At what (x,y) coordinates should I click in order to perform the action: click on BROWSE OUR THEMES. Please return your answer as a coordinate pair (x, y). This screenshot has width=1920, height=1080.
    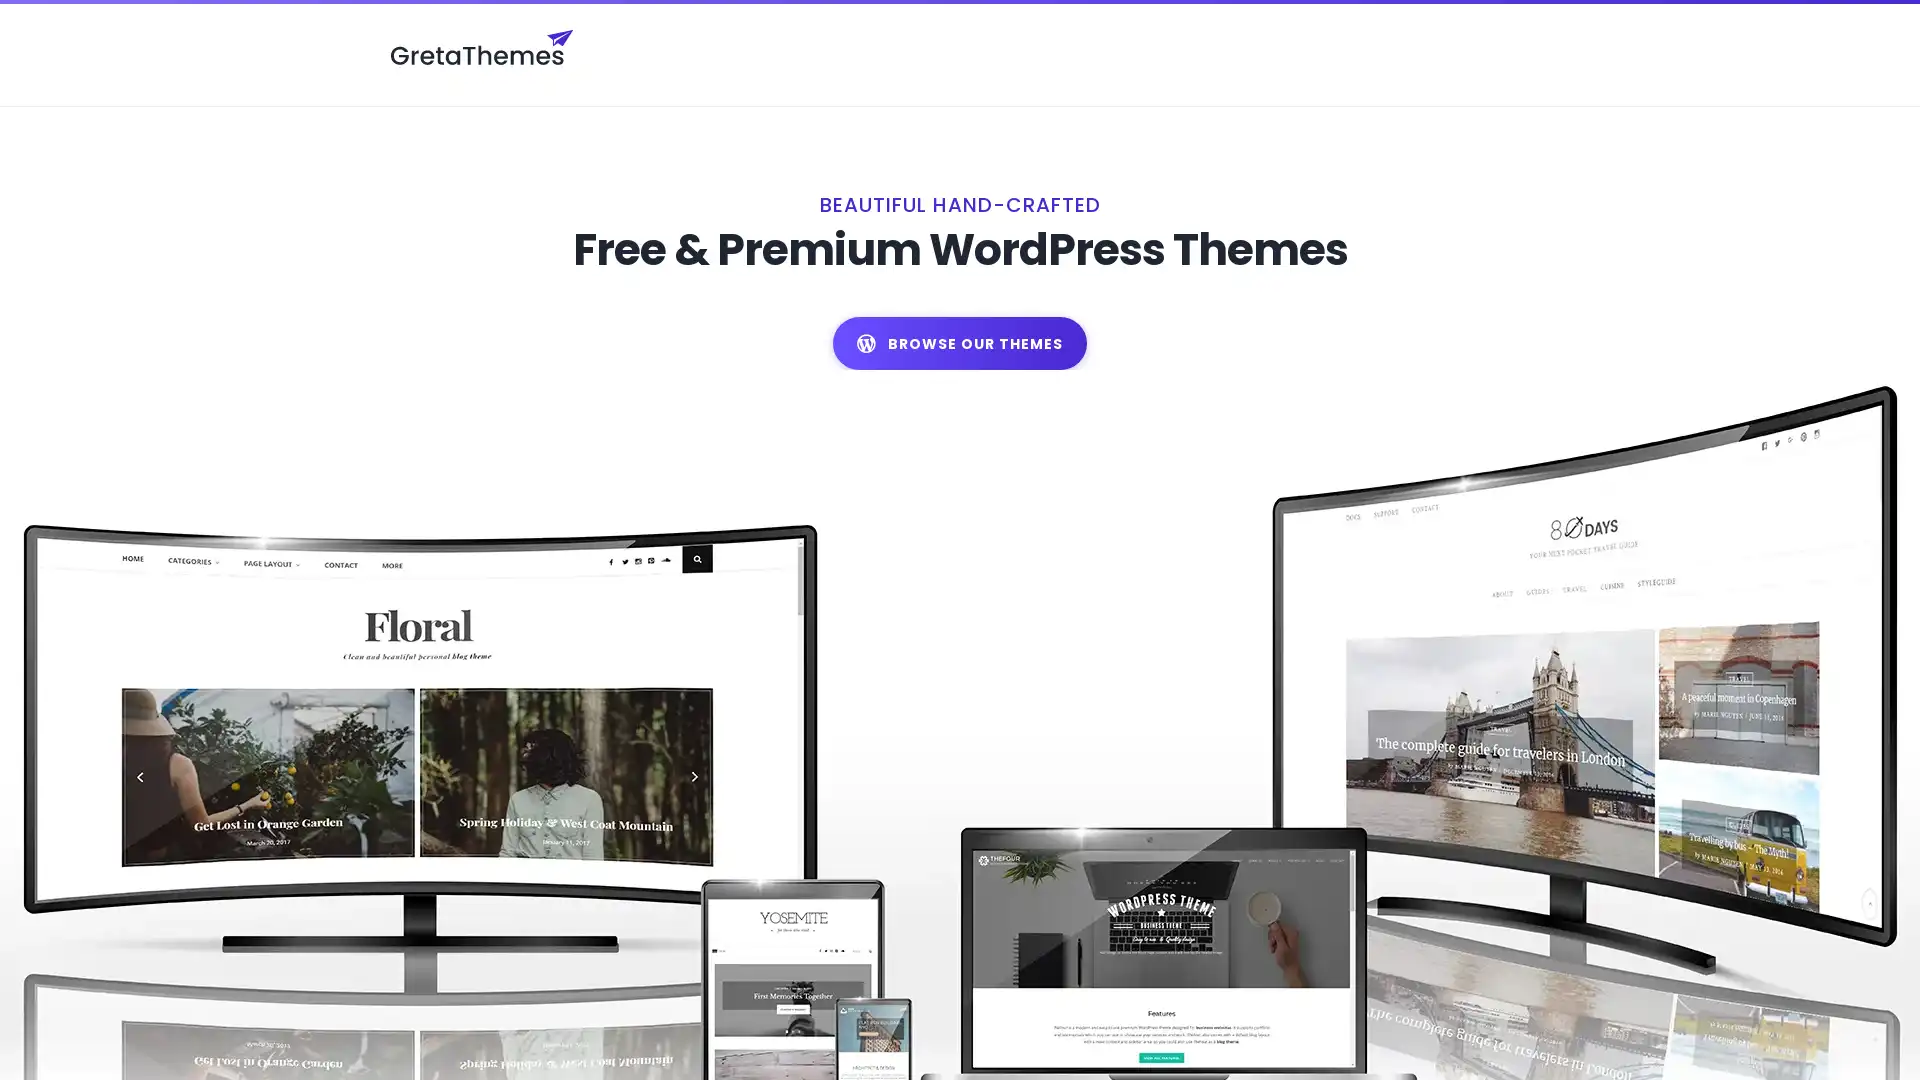
    Looking at the image, I should click on (960, 299).